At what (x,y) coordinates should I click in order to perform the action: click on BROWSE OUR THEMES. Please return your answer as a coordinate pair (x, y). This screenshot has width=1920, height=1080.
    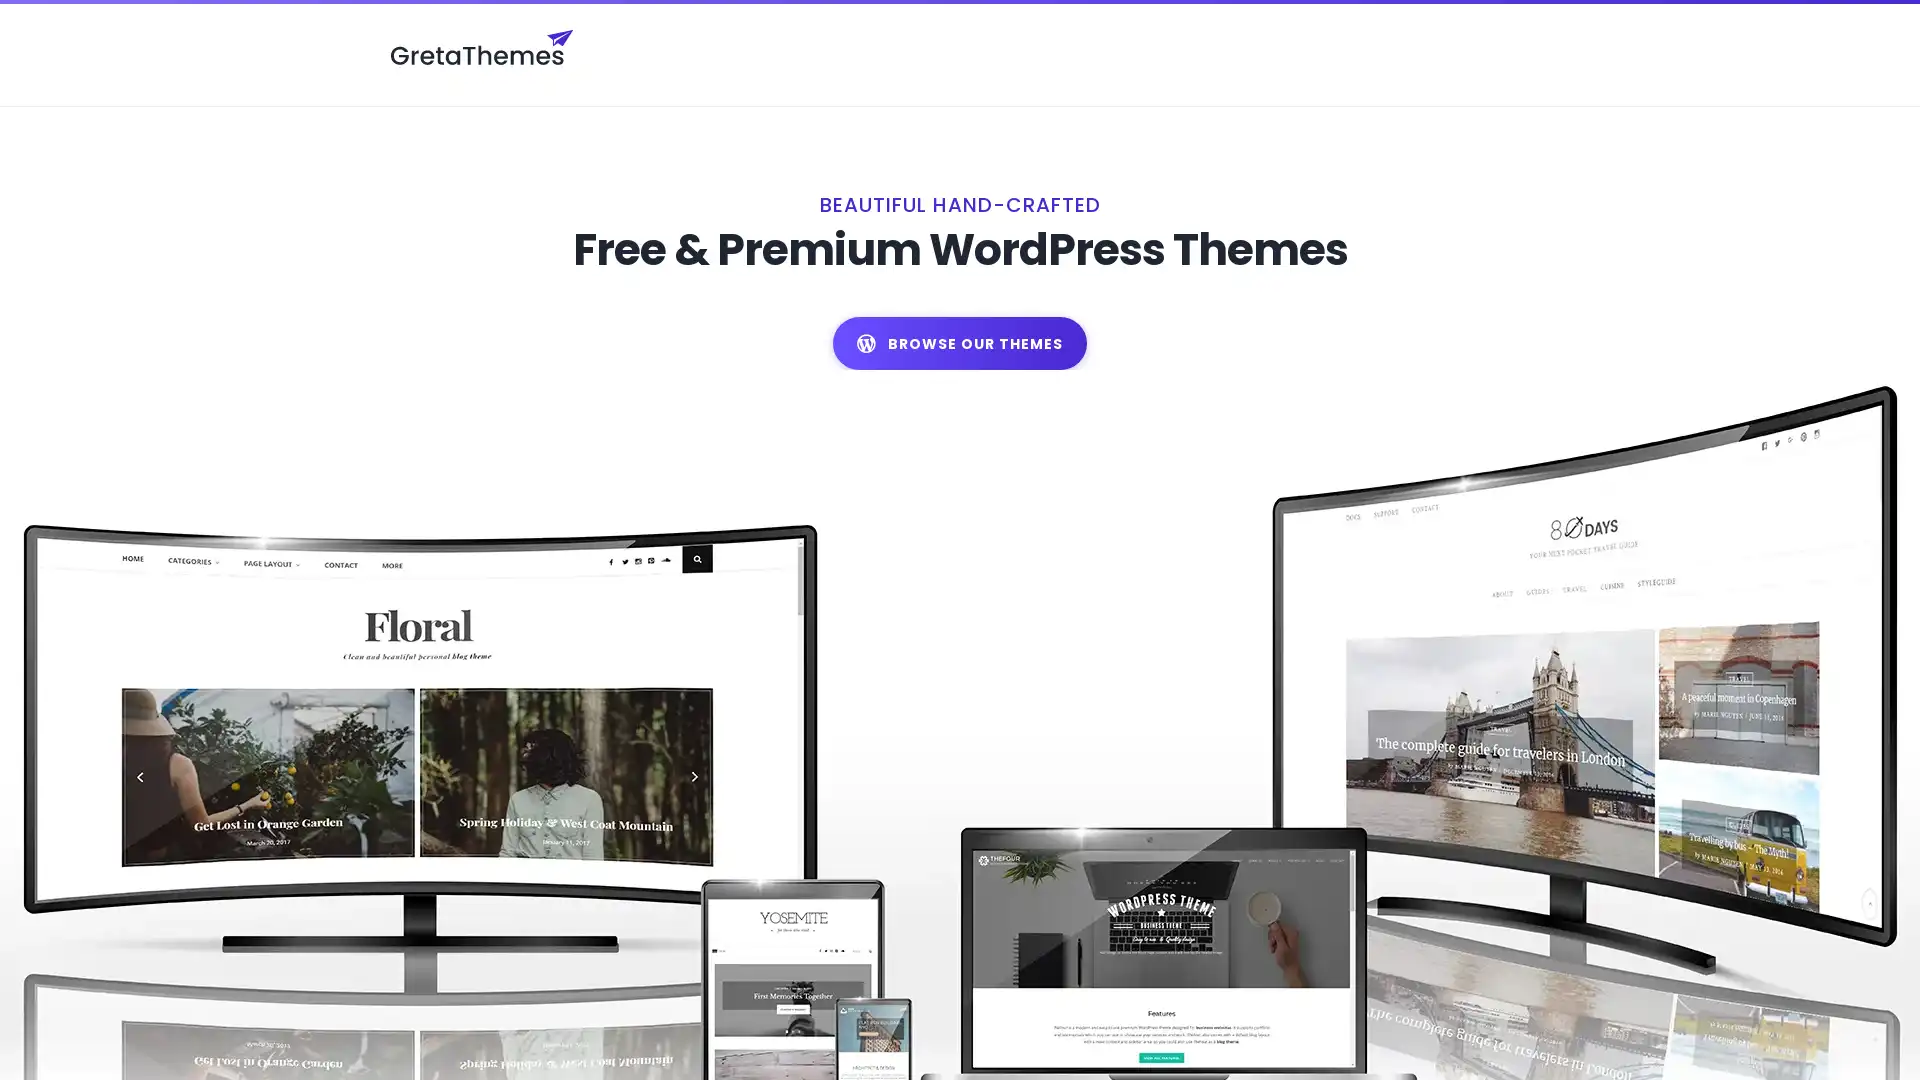
    Looking at the image, I should click on (960, 299).